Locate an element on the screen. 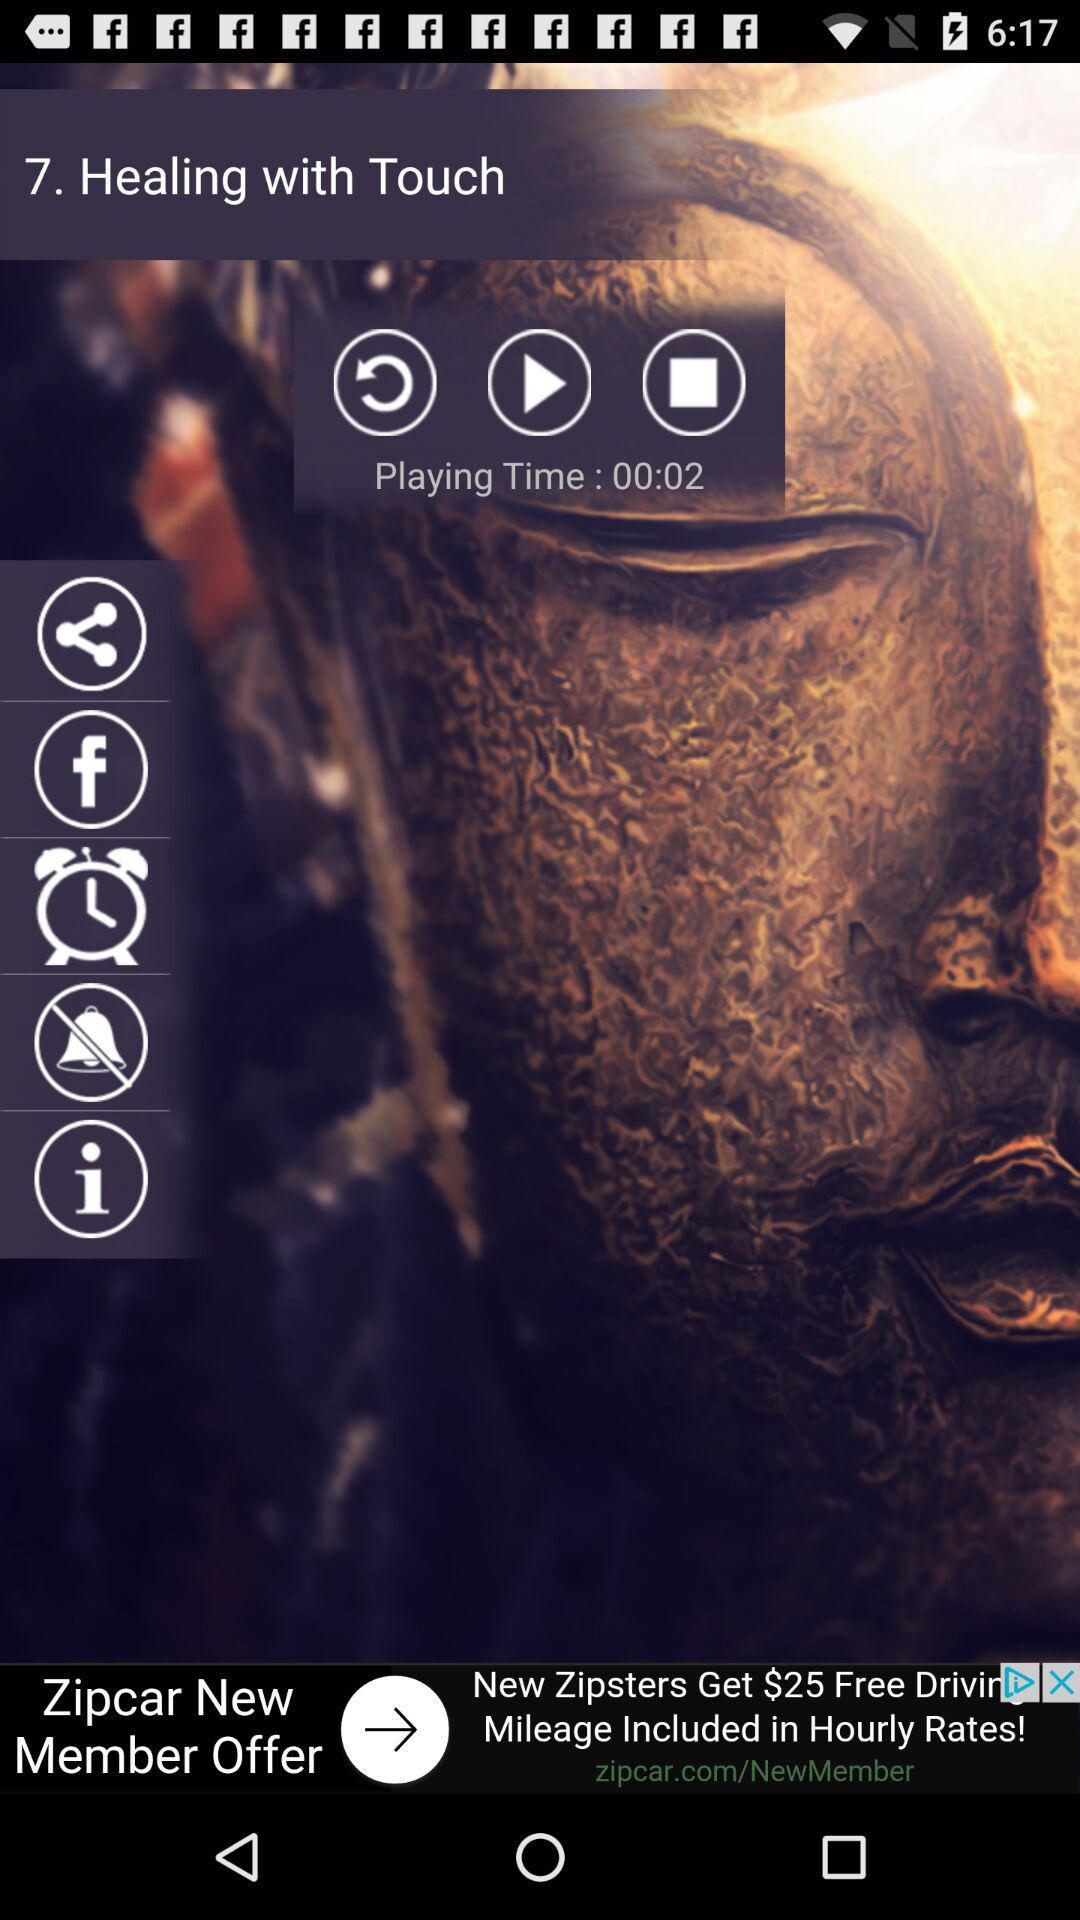  the time icon is located at coordinates (91, 969).